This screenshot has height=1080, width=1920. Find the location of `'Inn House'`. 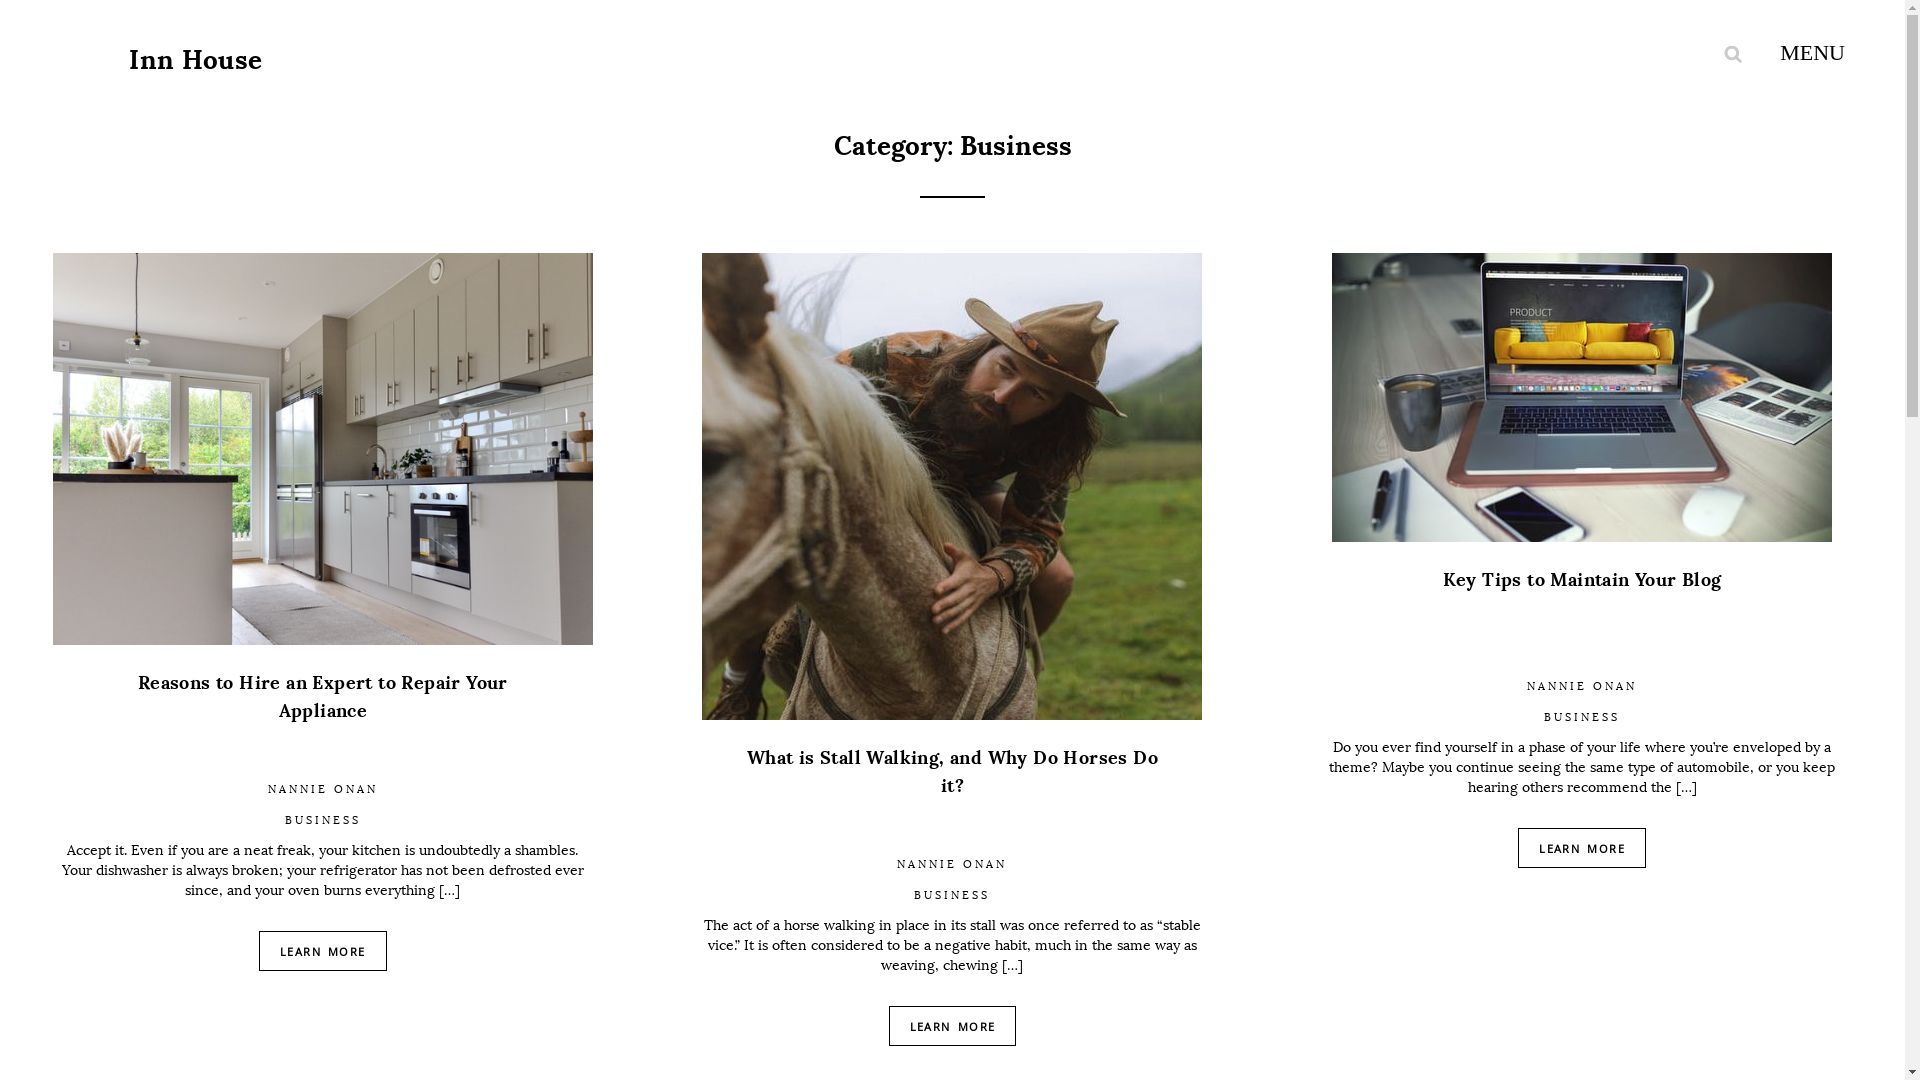

'Inn House' is located at coordinates (196, 58).